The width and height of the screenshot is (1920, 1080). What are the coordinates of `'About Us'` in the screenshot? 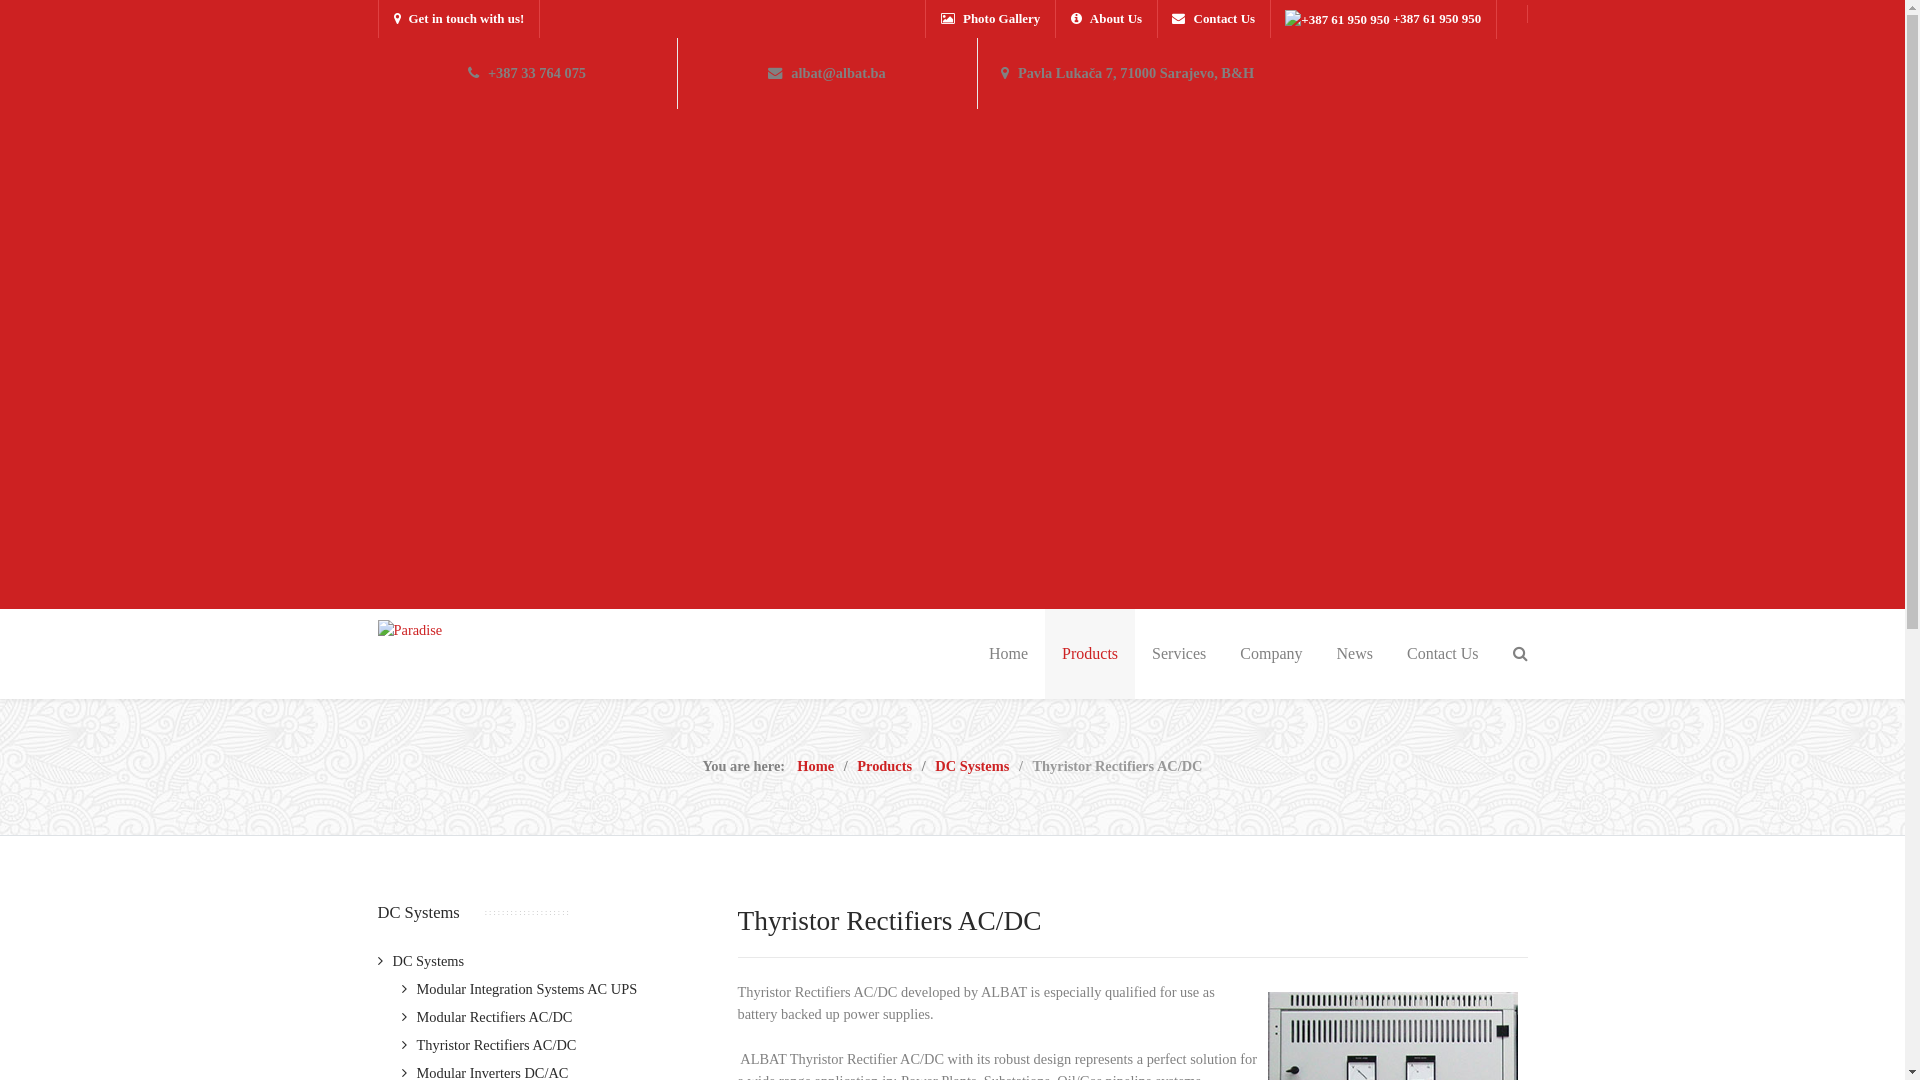 It's located at (1105, 19).